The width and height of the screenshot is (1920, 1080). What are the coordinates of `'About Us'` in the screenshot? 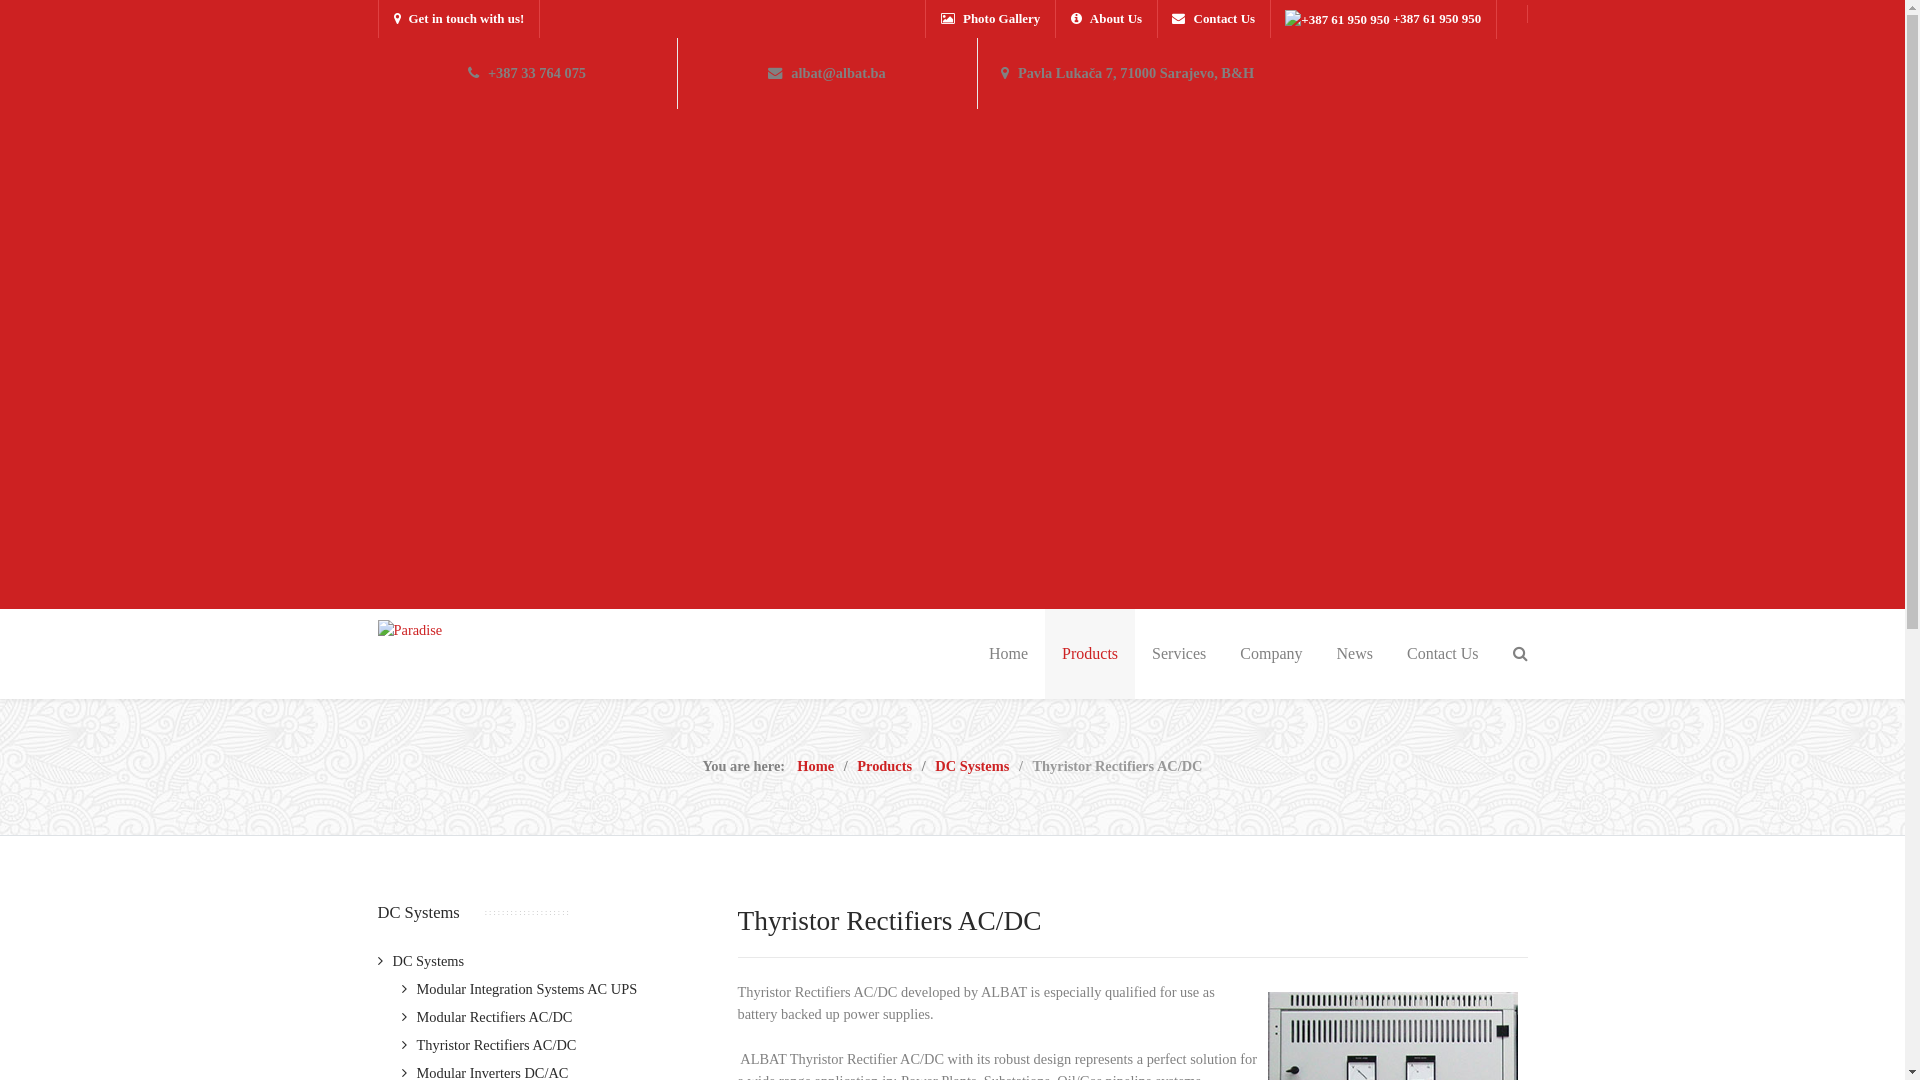 It's located at (1105, 19).